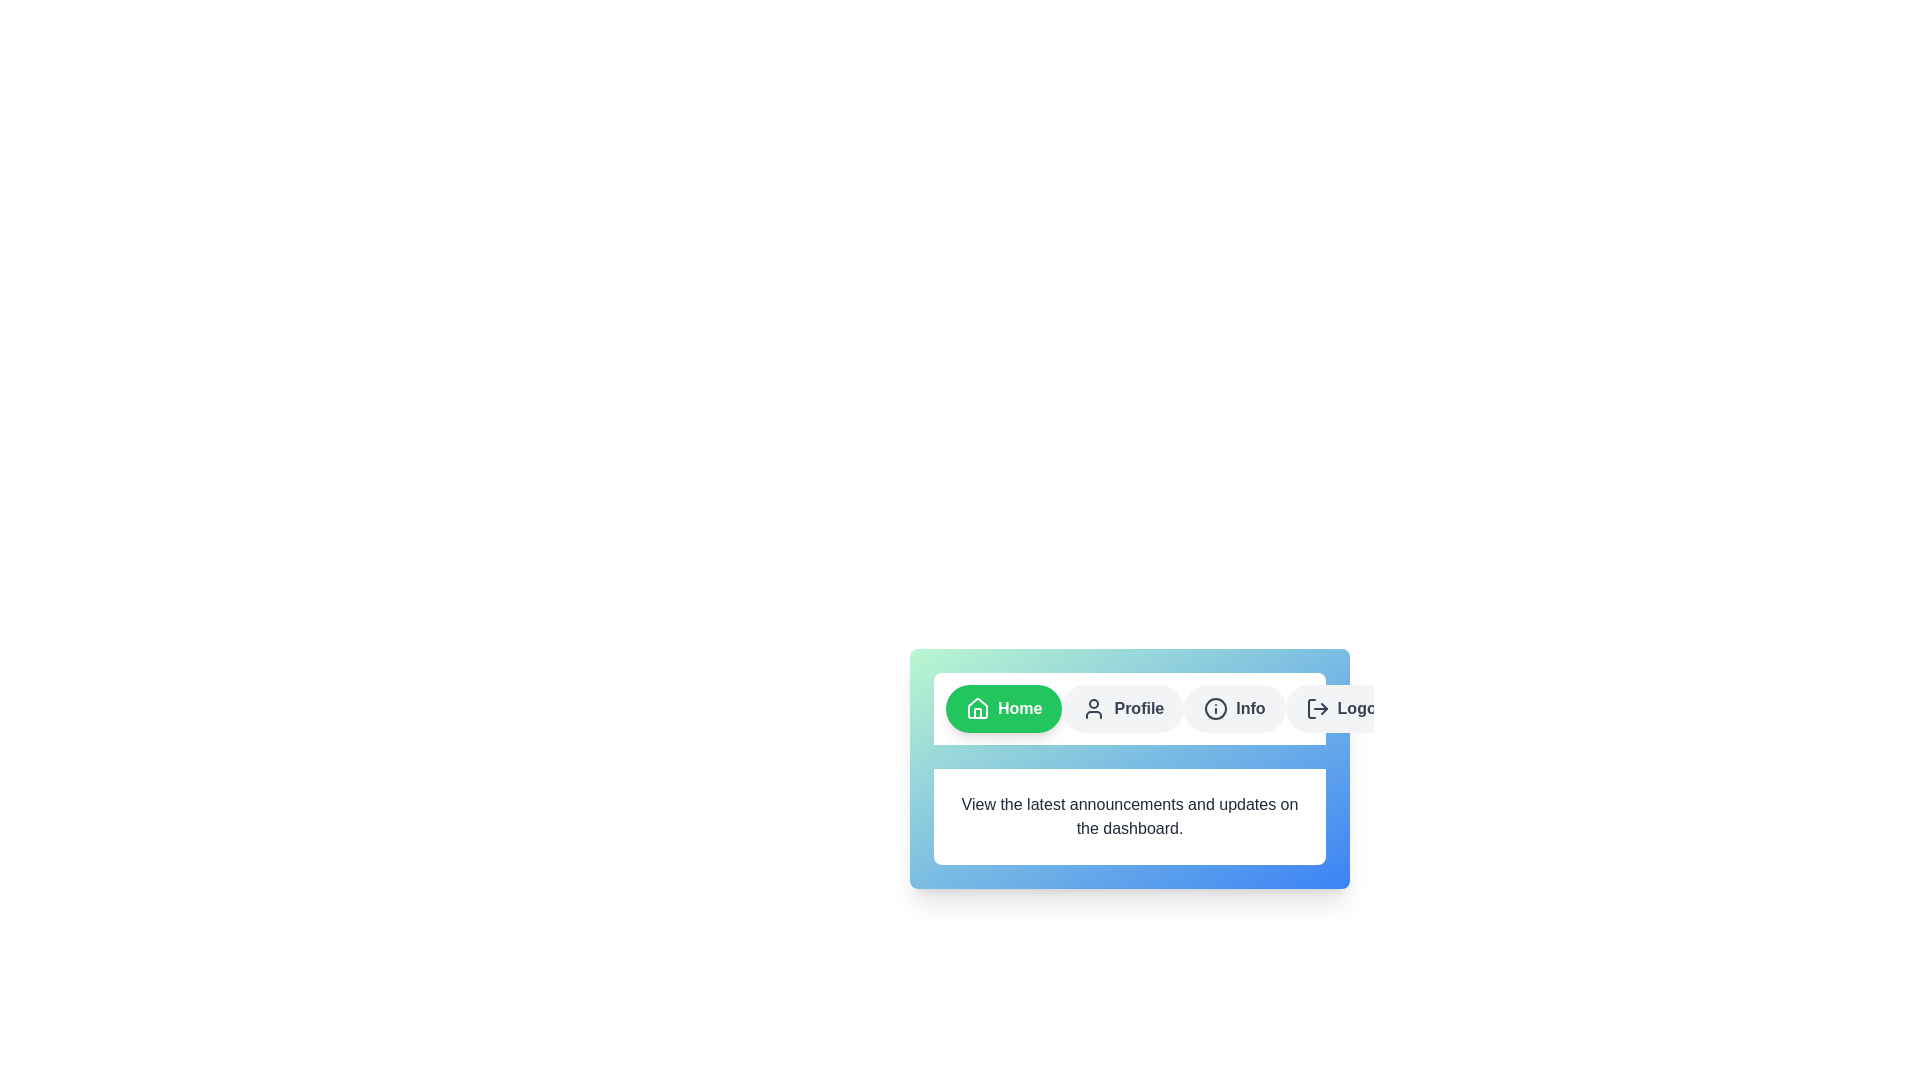  Describe the element at coordinates (1348, 708) in the screenshot. I see `the 'Logout' button, which is the last item in the navigation bar, styled with a rounded appearance and dark gray text, to log out` at that location.